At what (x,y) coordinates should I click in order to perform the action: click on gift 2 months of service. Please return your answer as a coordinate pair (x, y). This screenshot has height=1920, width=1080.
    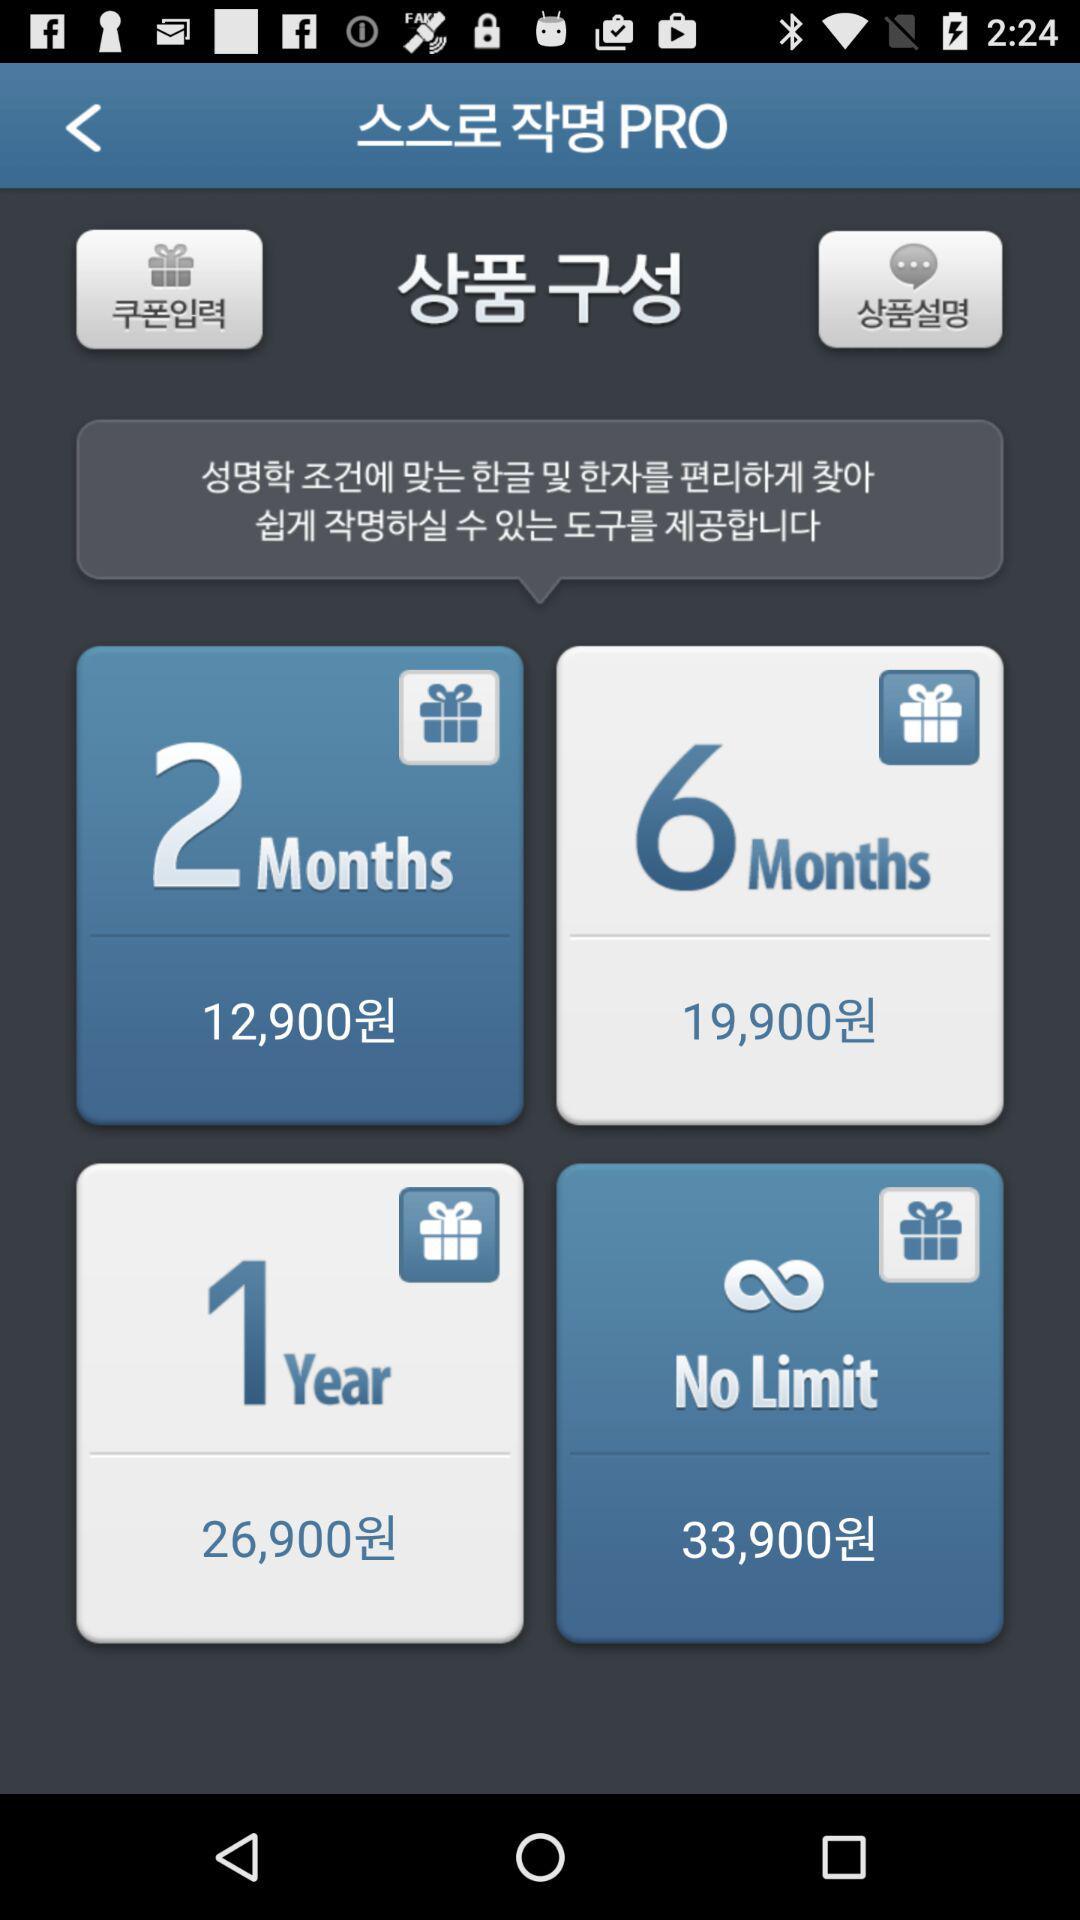
    Looking at the image, I should click on (450, 718).